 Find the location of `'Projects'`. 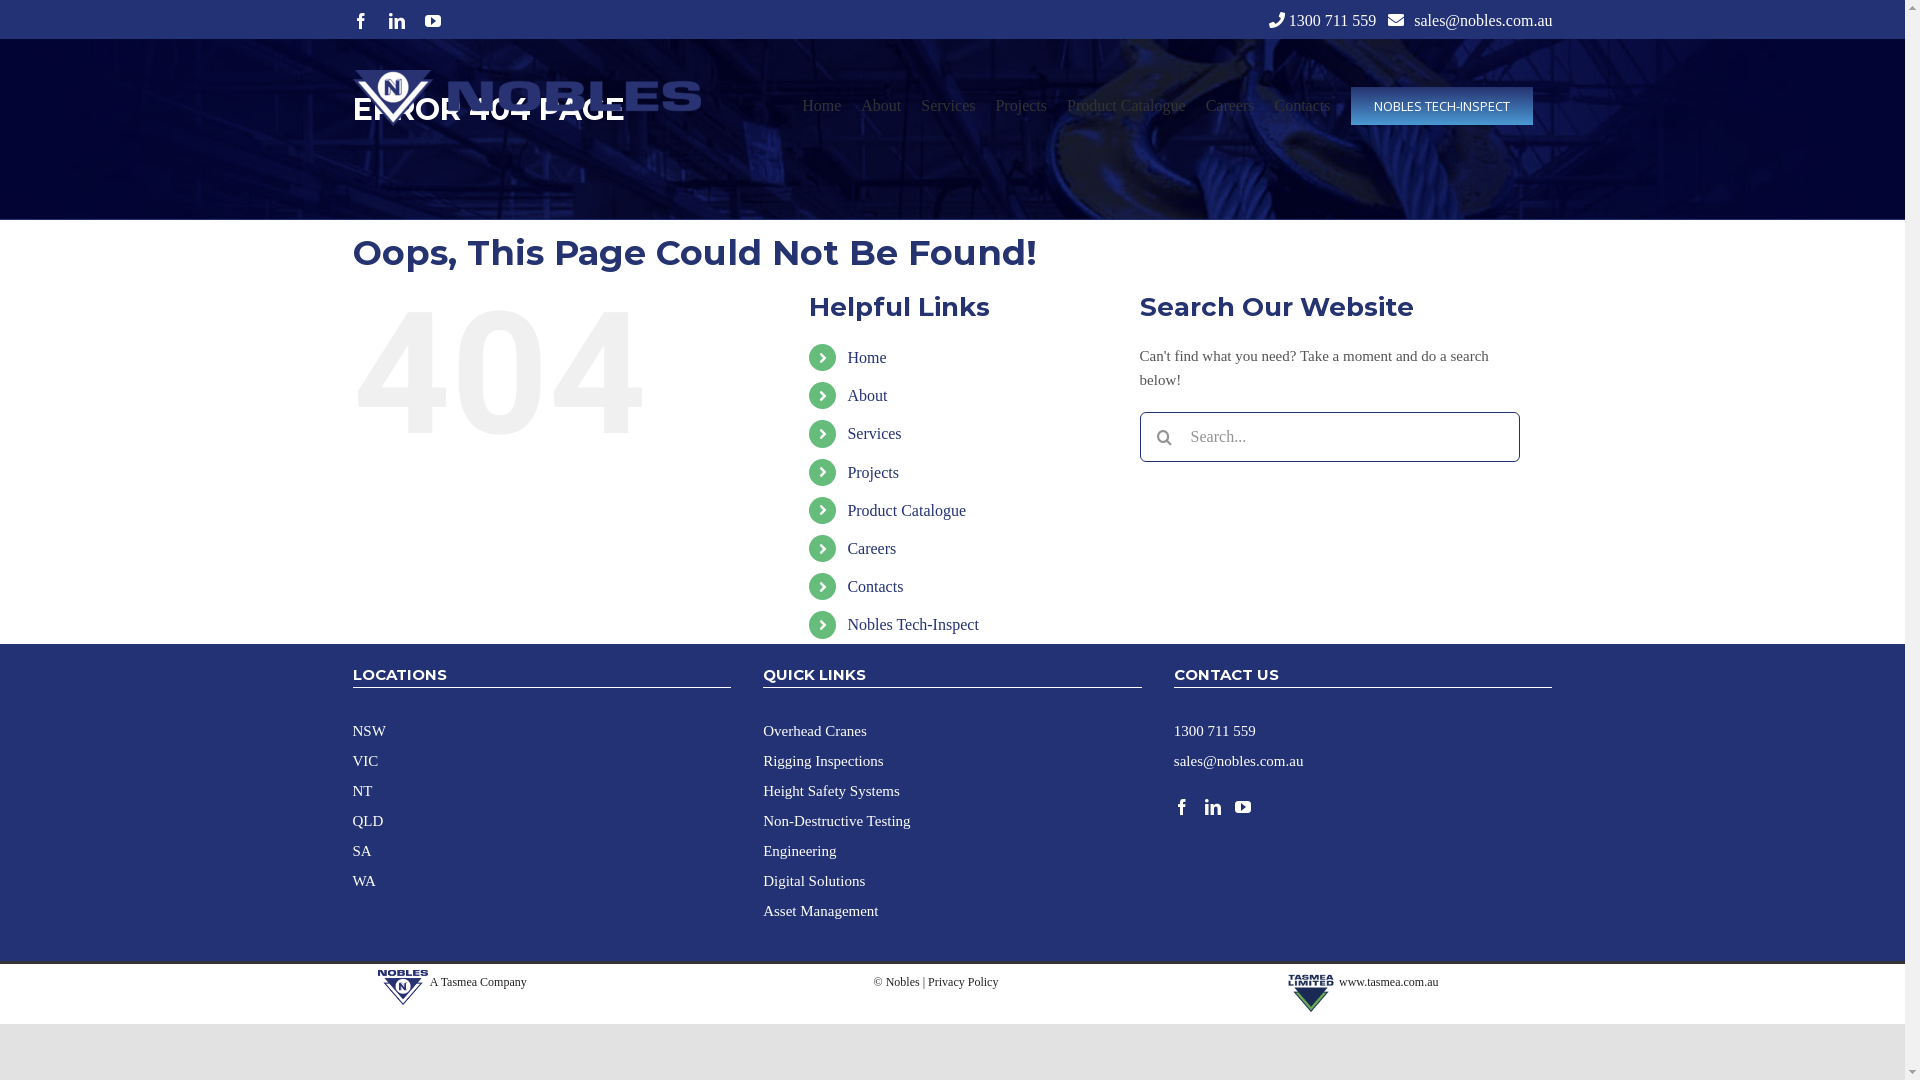

'Projects' is located at coordinates (1021, 105).